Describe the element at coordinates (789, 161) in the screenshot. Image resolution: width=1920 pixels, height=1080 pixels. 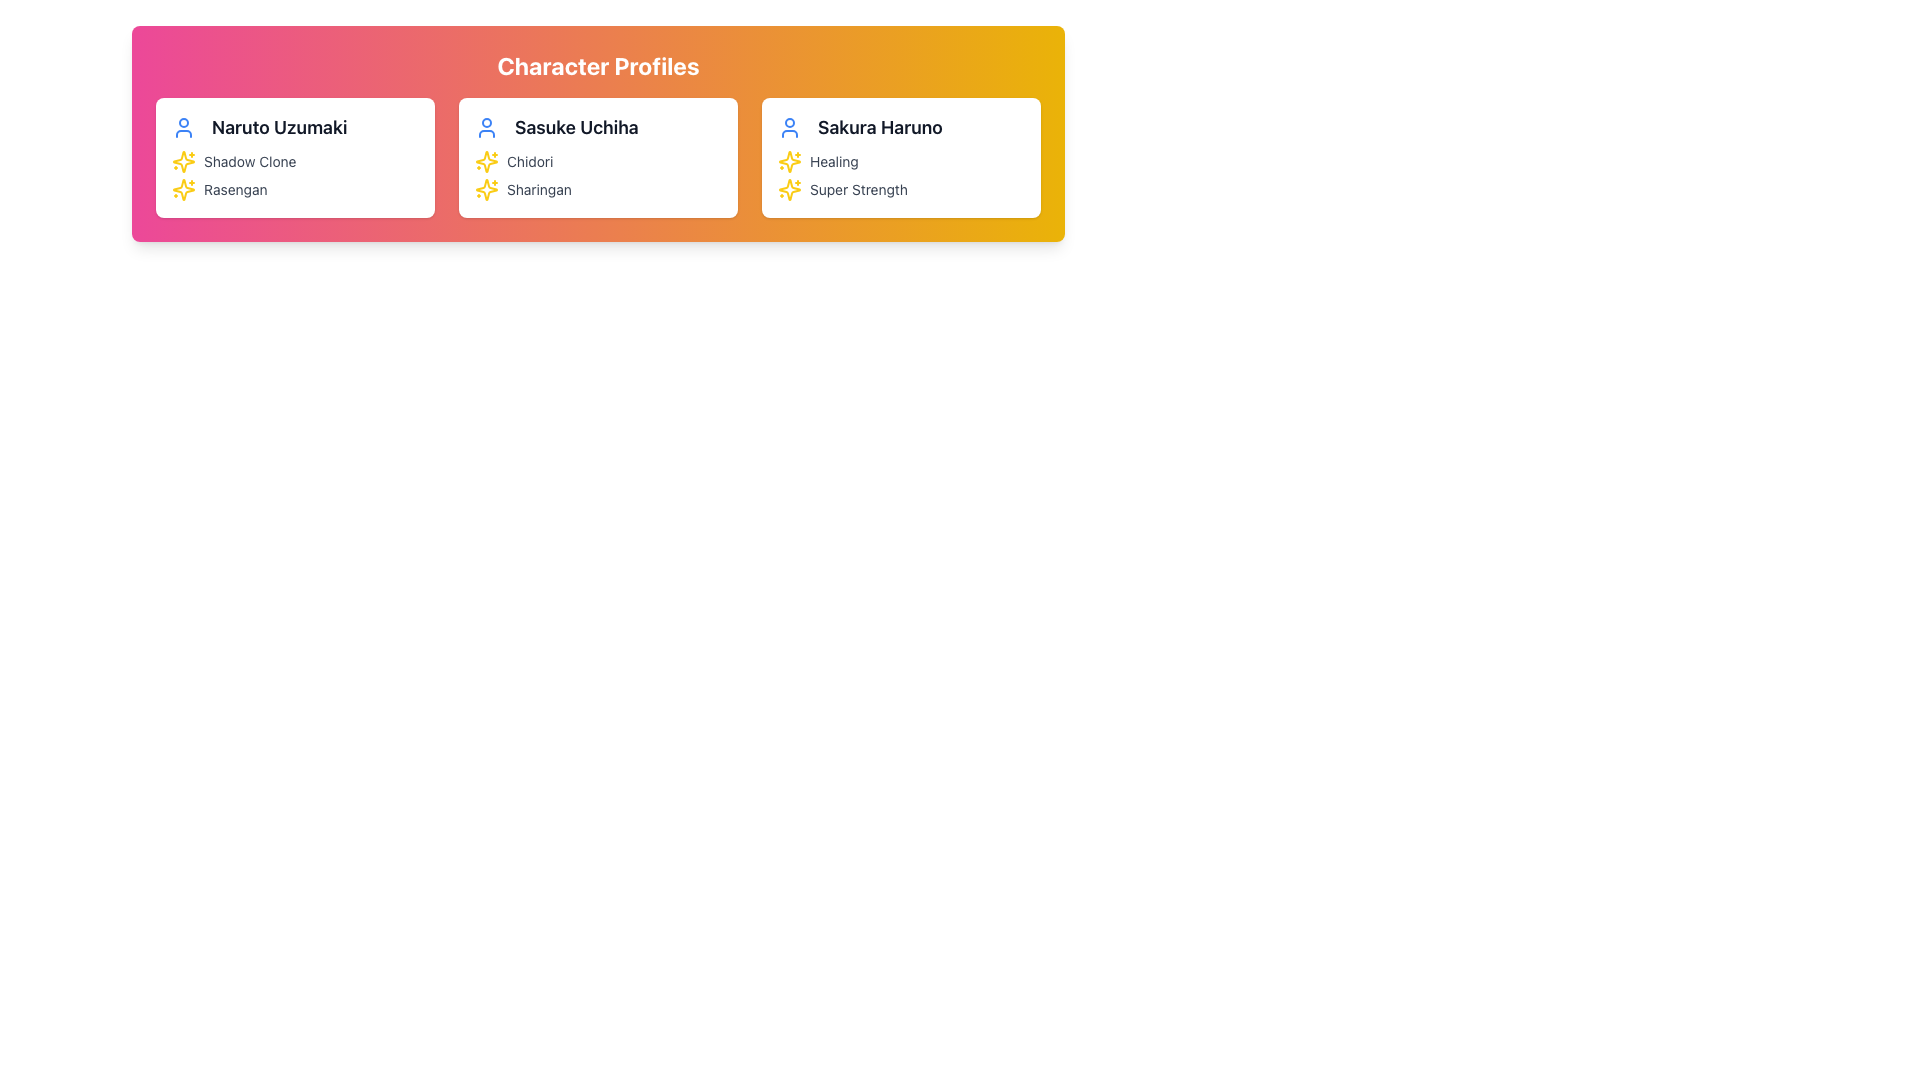
I see `the Healing icon located within the 'Sakura Haruno' card, positioned on the far-right of the layout as the left-most item in the row of features` at that location.